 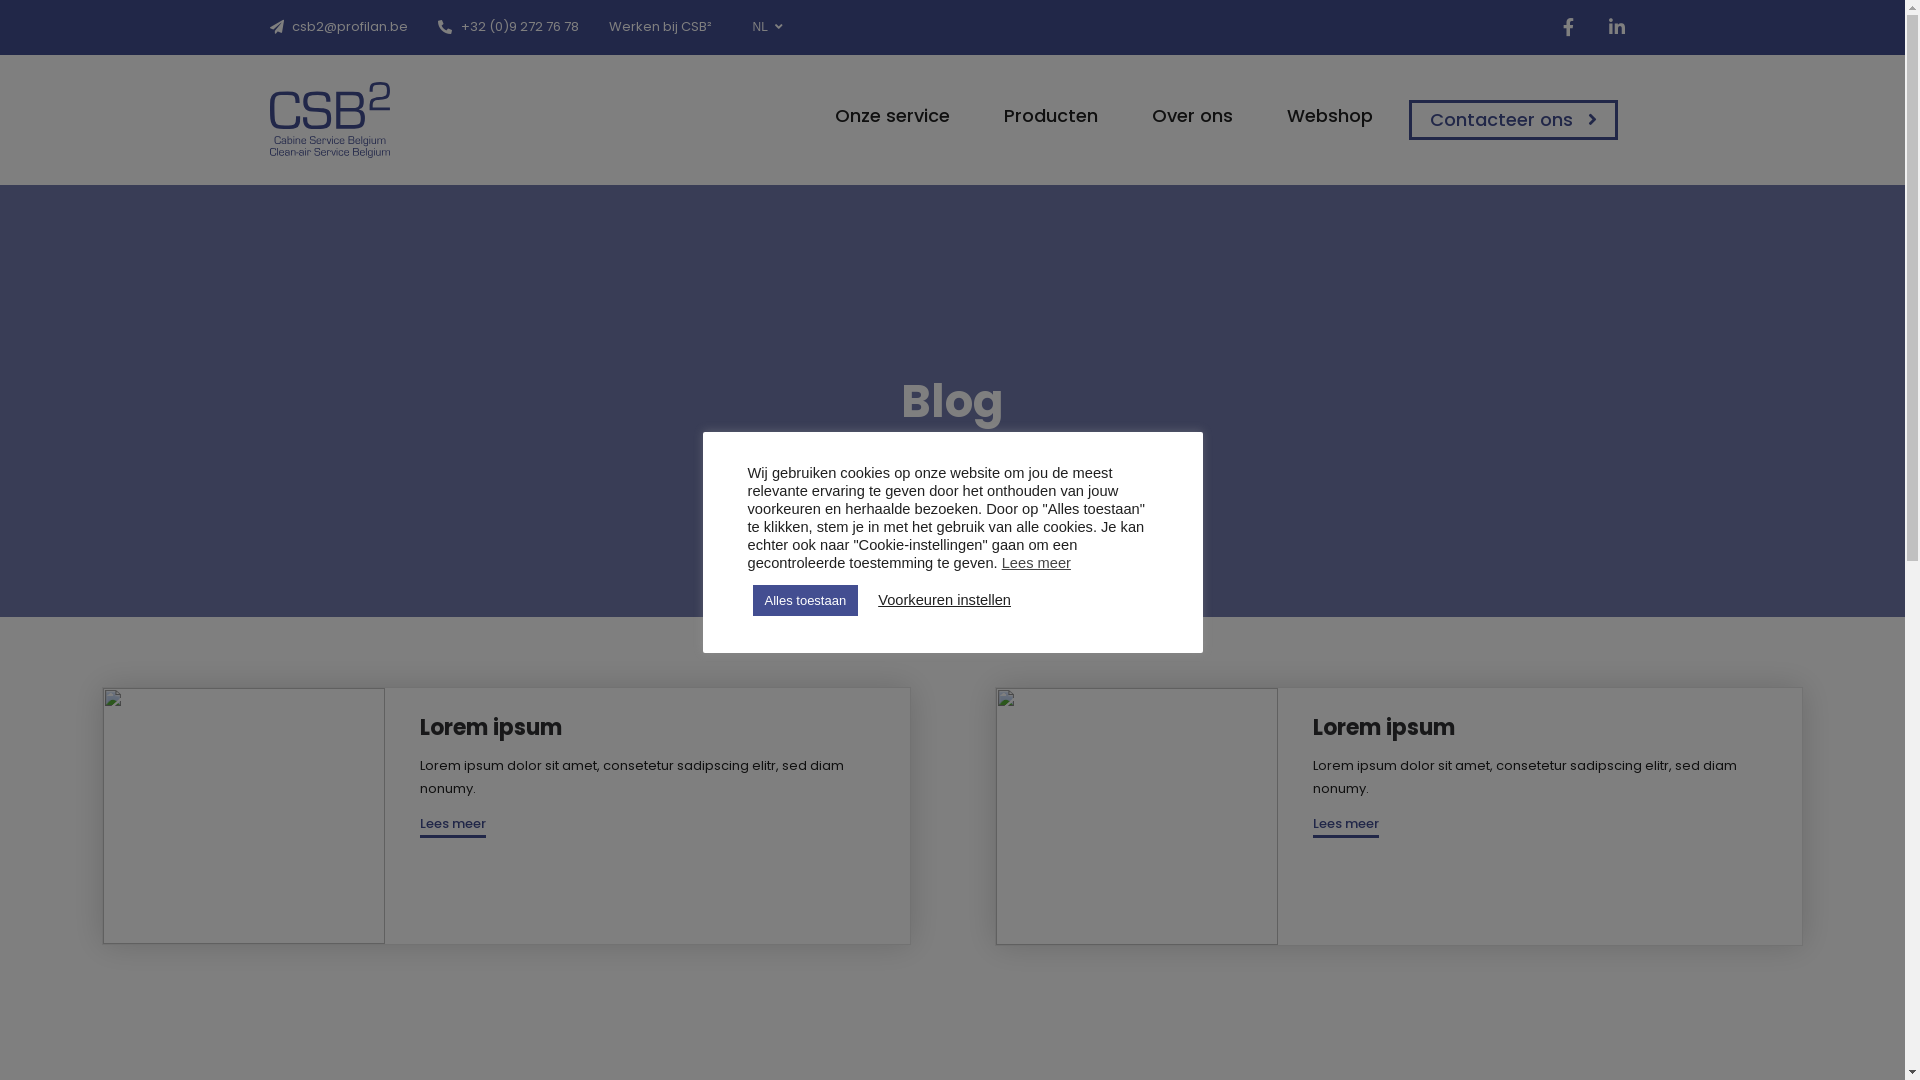 I want to click on 'Onze service', so click(x=882, y=115).